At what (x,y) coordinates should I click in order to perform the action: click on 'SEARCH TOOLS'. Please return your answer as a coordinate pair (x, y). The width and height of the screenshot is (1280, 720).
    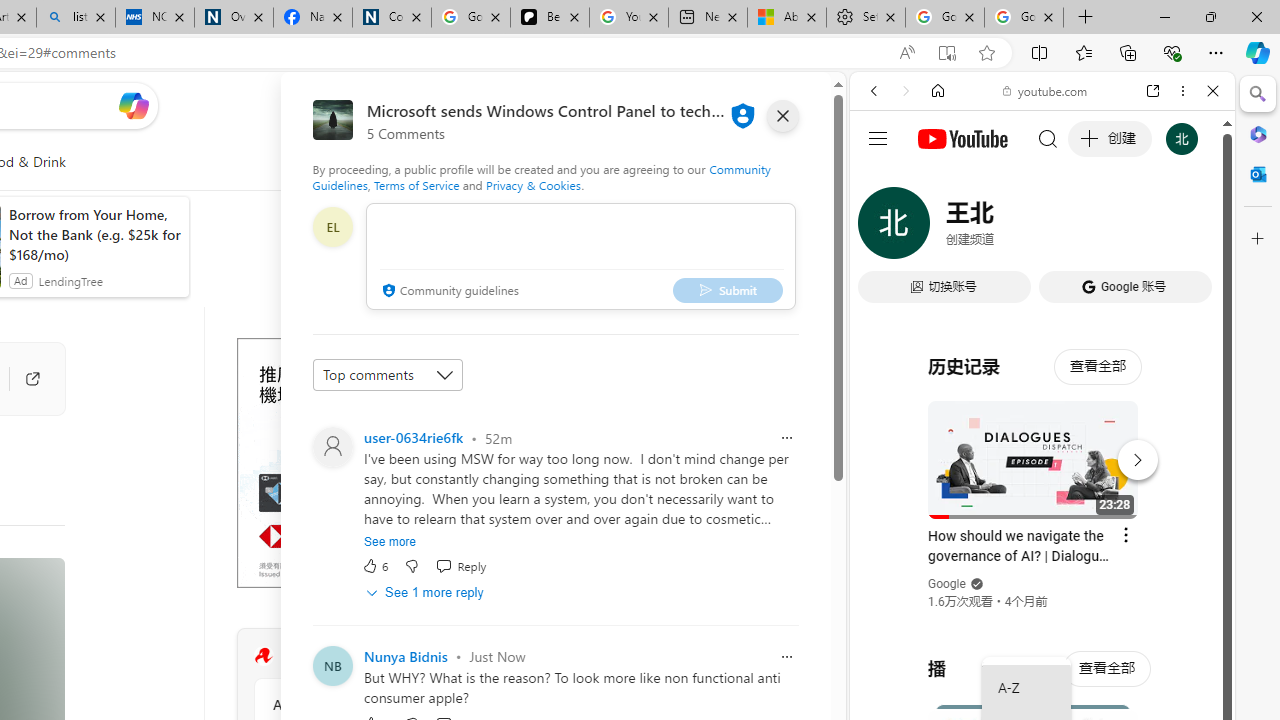
    Looking at the image, I should click on (1092, 227).